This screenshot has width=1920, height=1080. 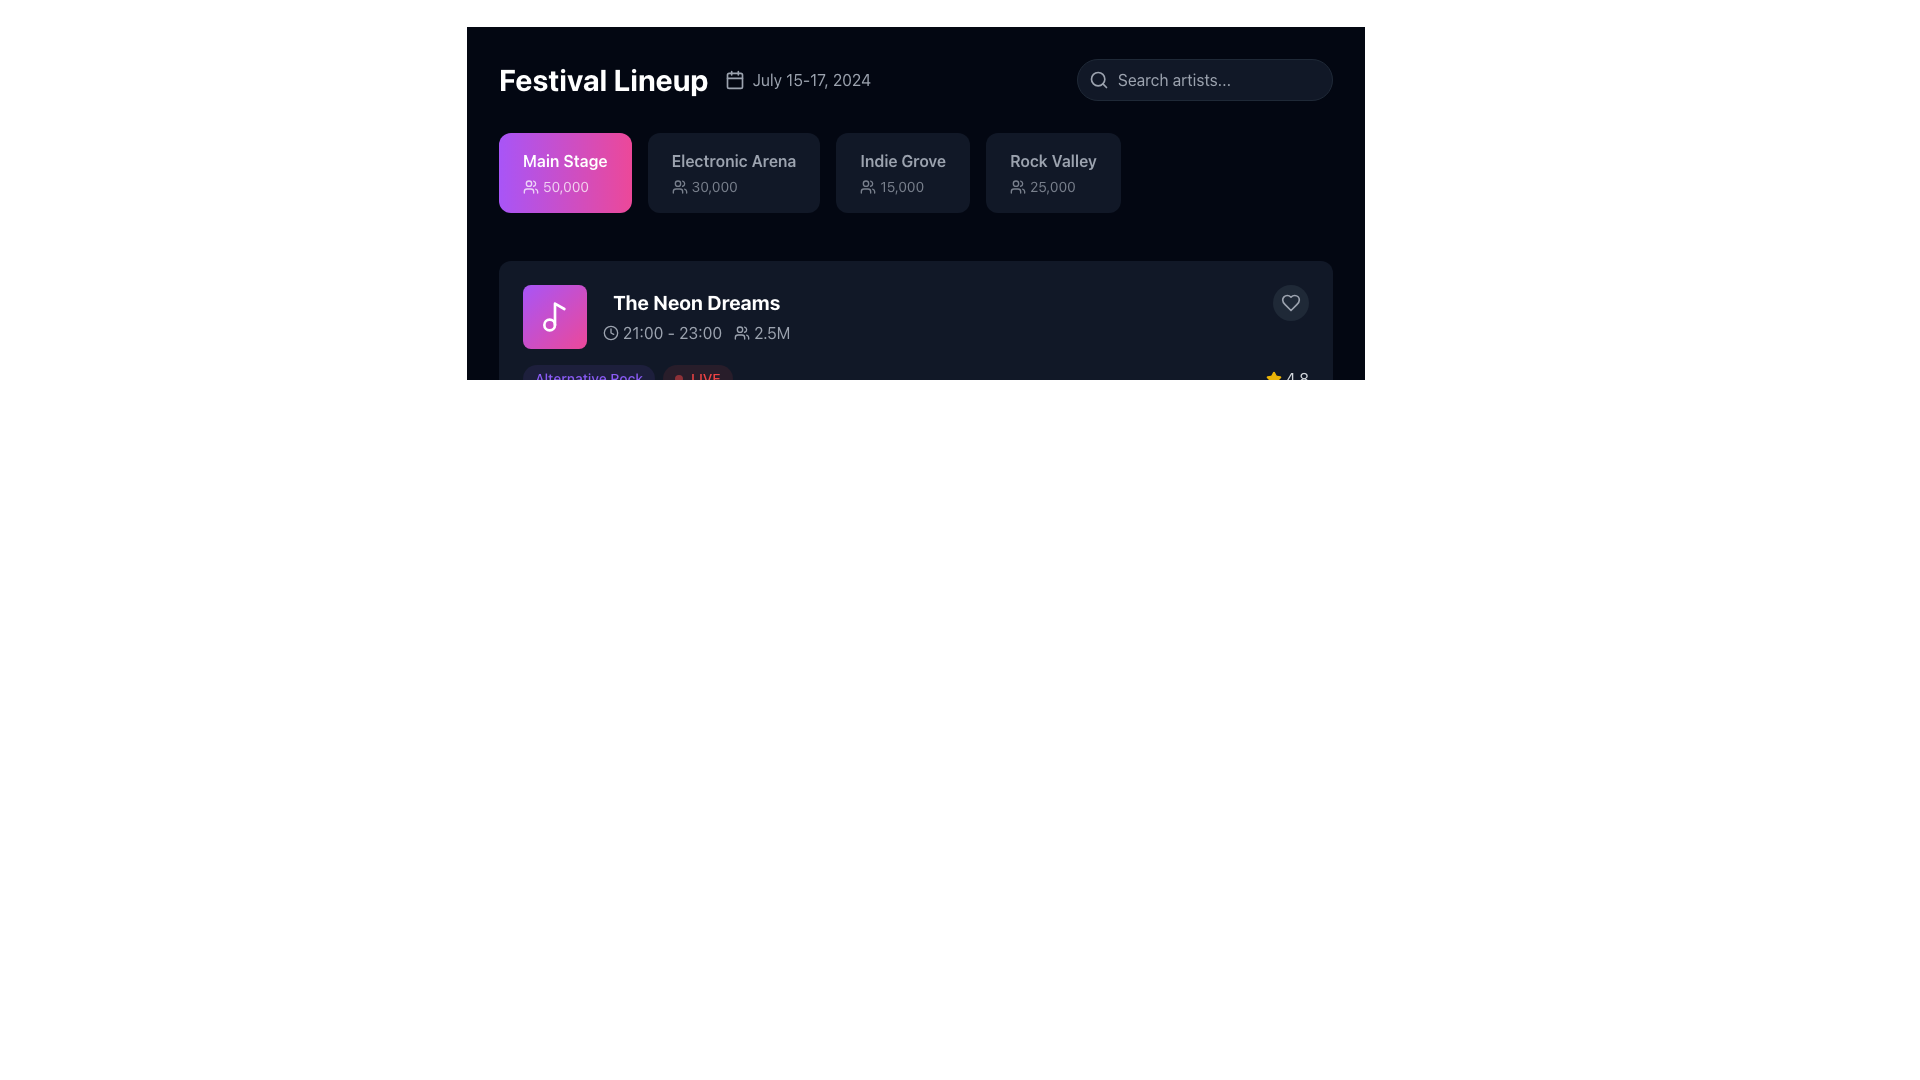 What do you see at coordinates (549, 323) in the screenshot?
I see `the circle that is part of the musical note icon associated with 'The Neon Dreams' card, located in the upper left region of the block beneath the 'Festival Lineup' section` at bounding box center [549, 323].